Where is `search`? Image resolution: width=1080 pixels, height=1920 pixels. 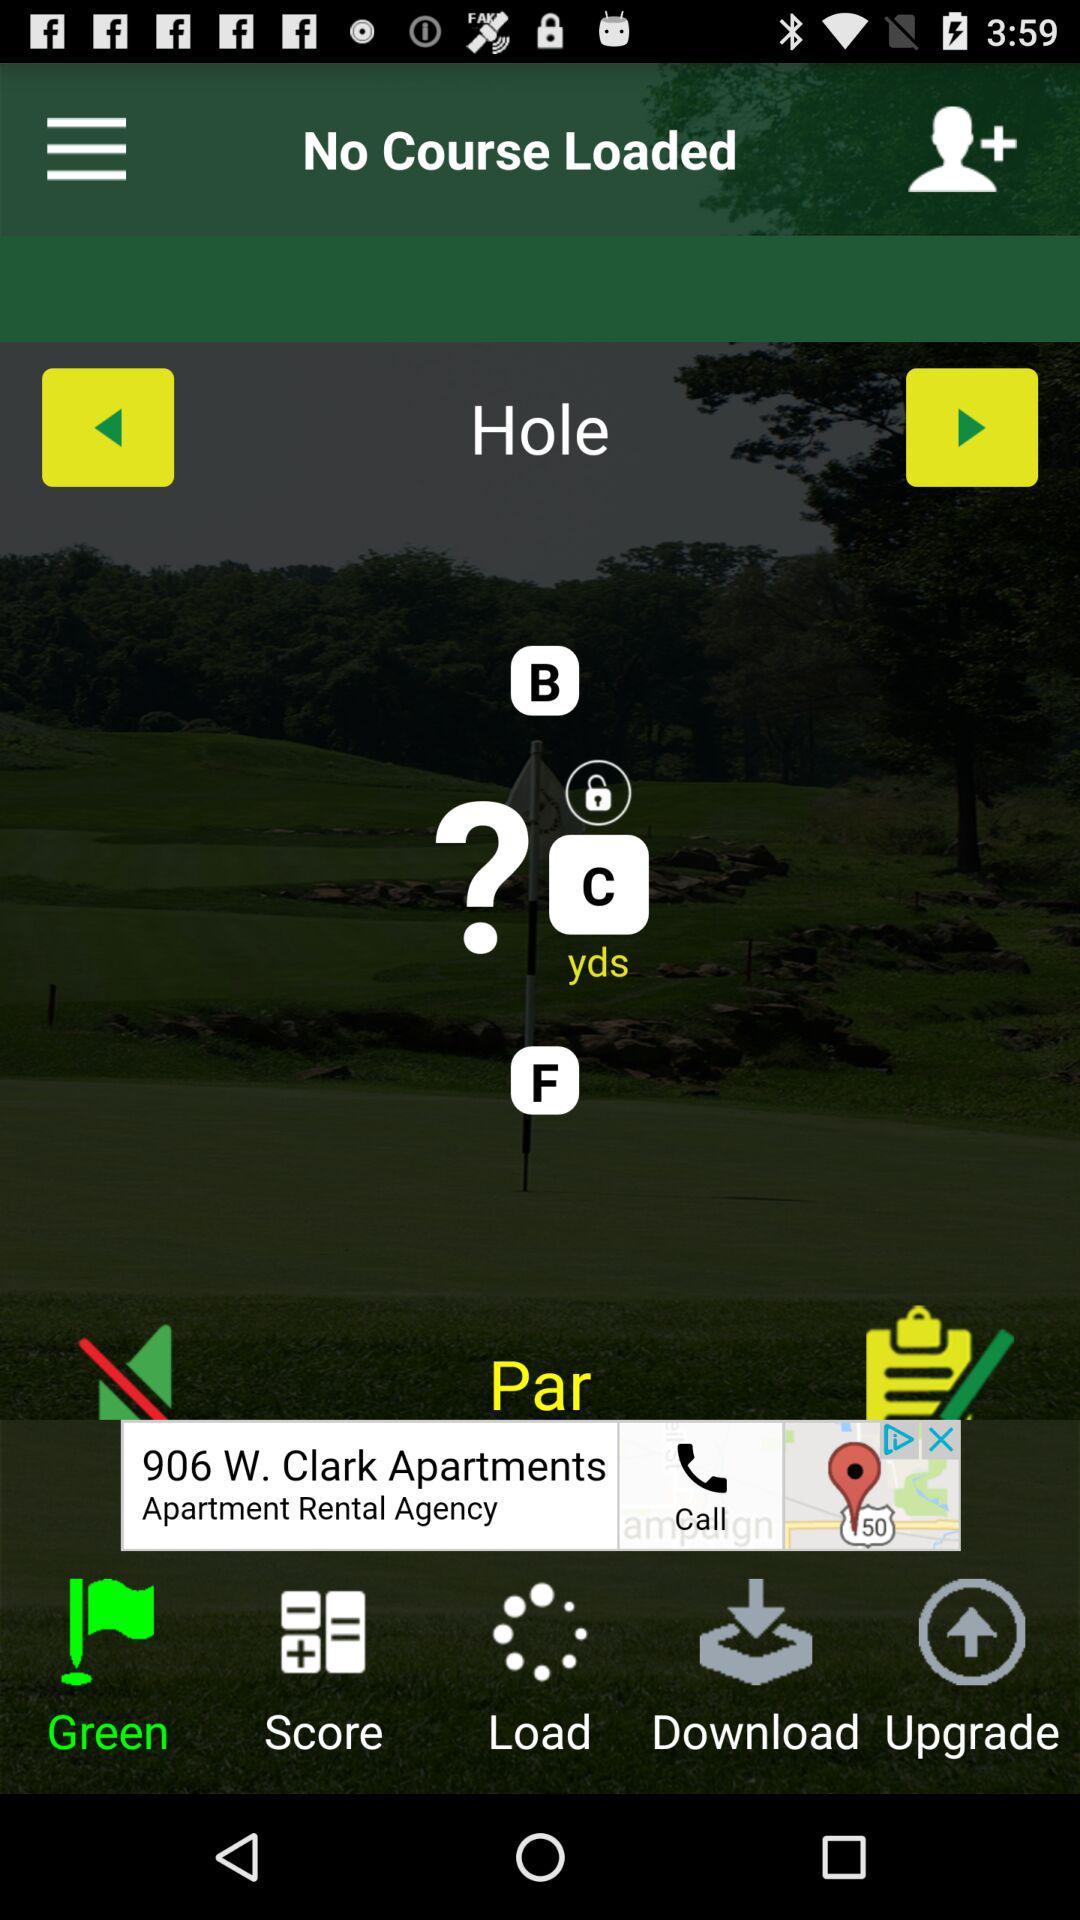
search is located at coordinates (77, 148).